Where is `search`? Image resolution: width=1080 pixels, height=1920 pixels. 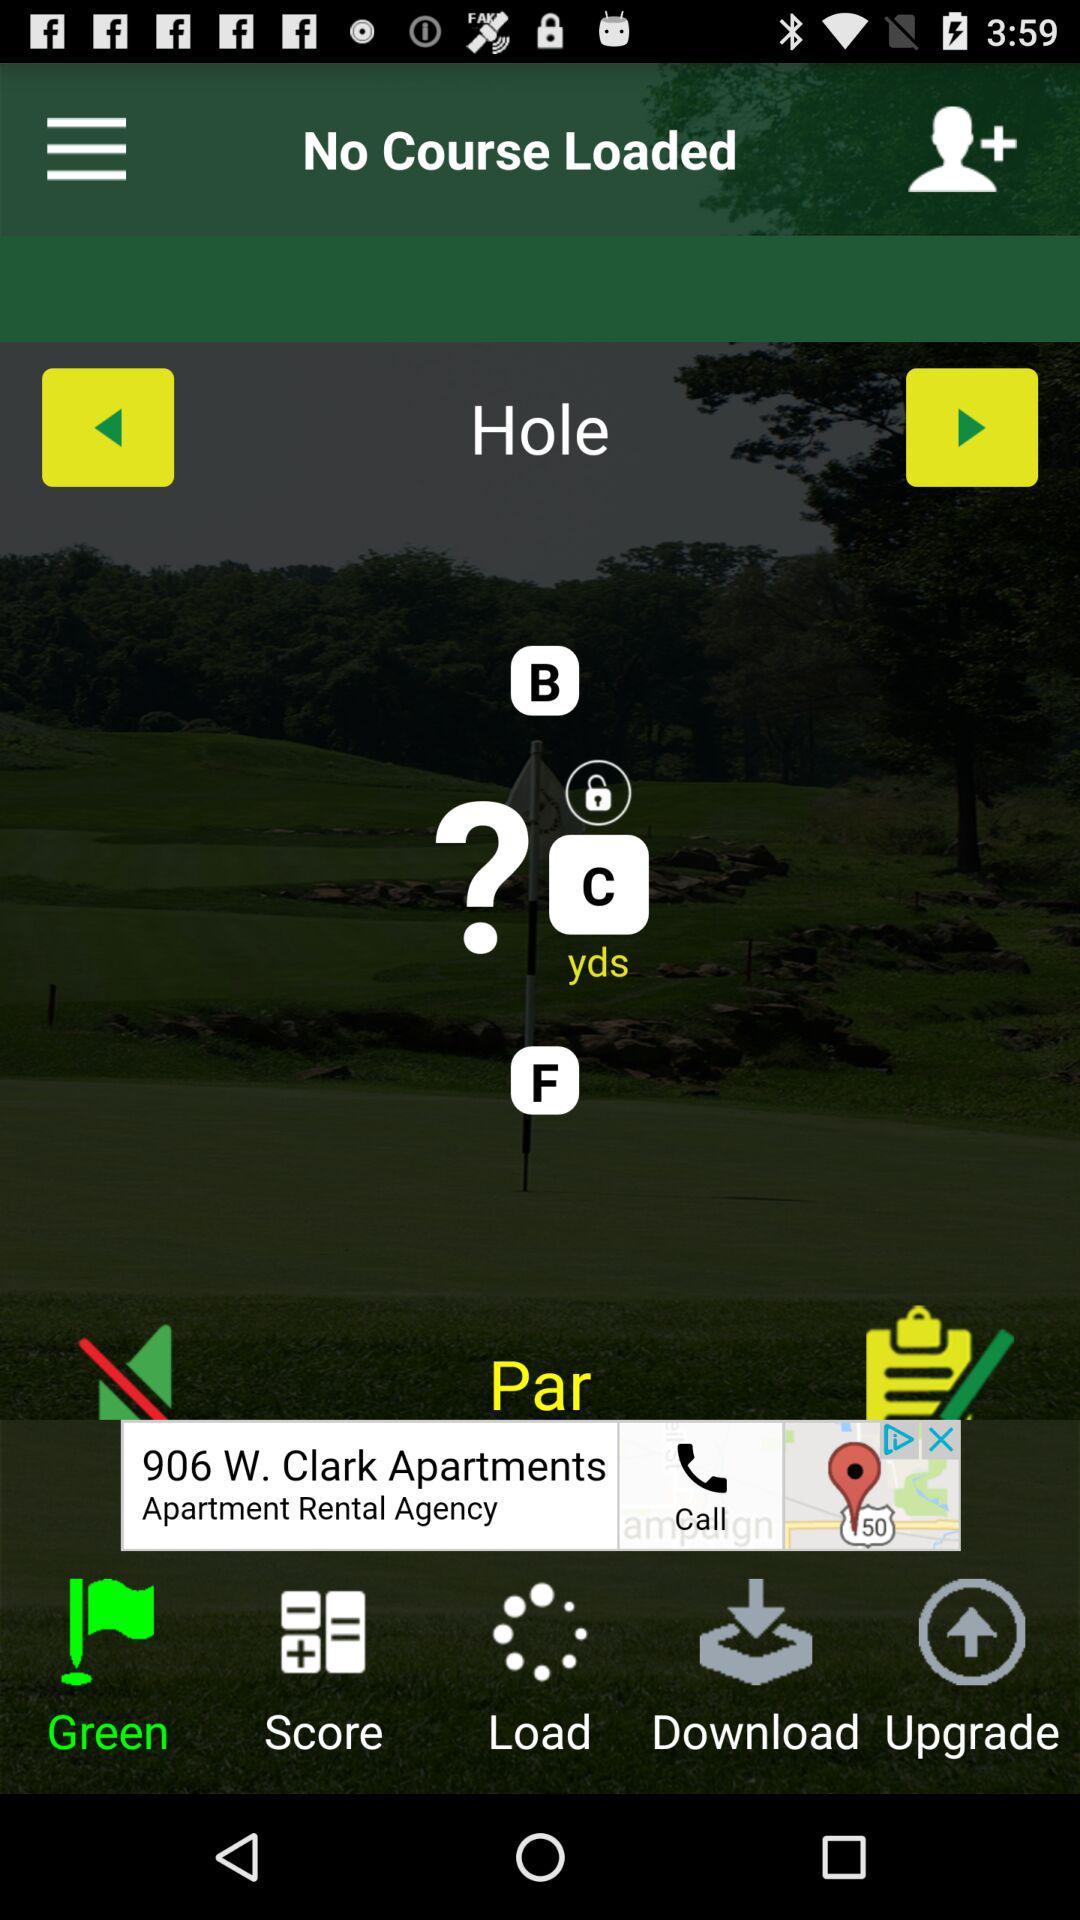
search is located at coordinates (77, 148).